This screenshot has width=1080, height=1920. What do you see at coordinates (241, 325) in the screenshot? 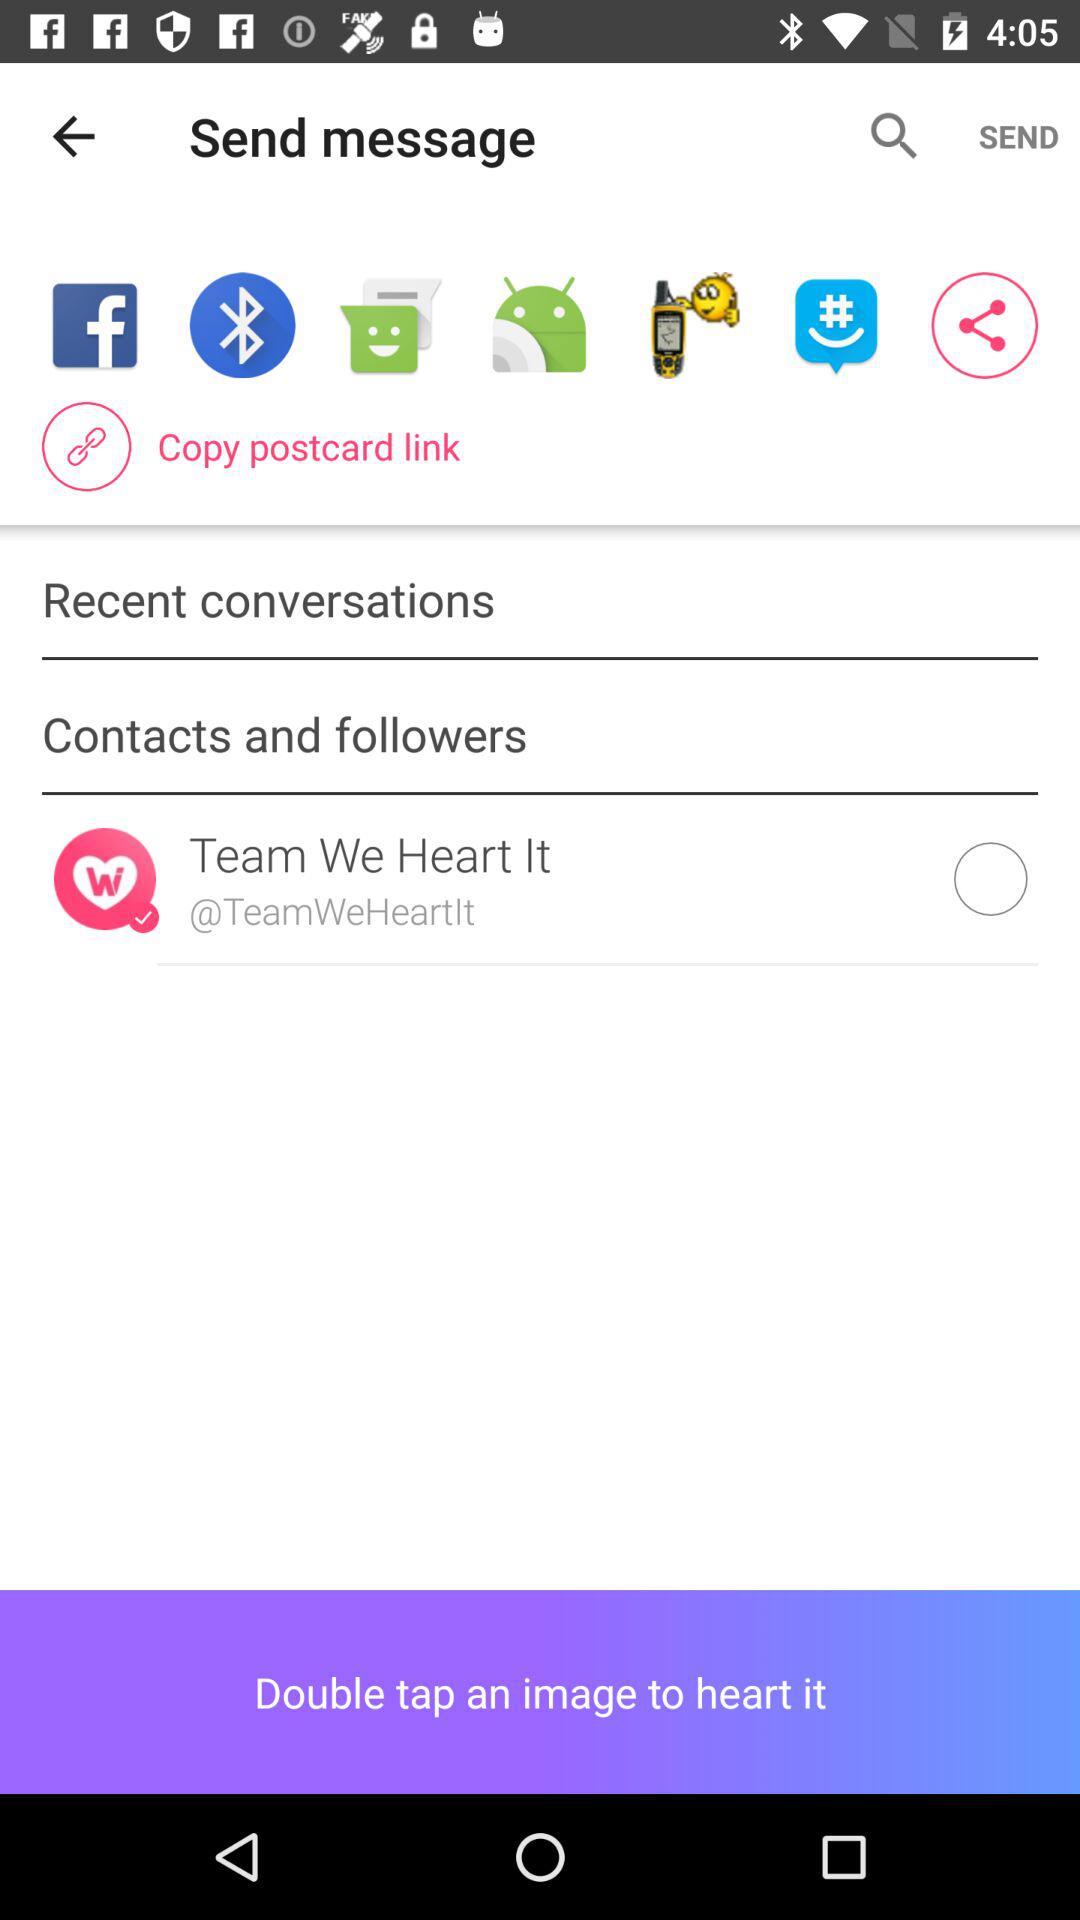
I see `bluetooth on/off` at bounding box center [241, 325].